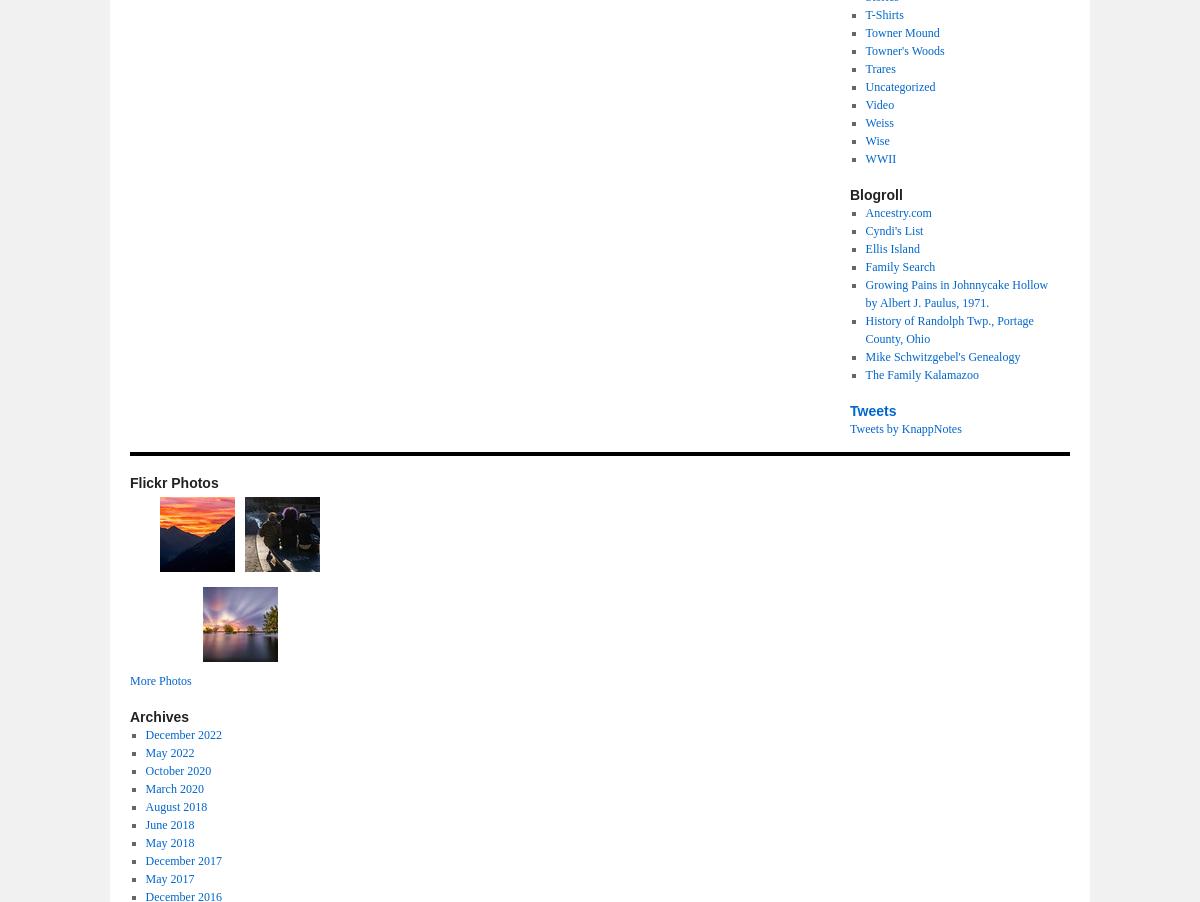 The image size is (1200, 902). I want to click on 'WWII', so click(879, 158).